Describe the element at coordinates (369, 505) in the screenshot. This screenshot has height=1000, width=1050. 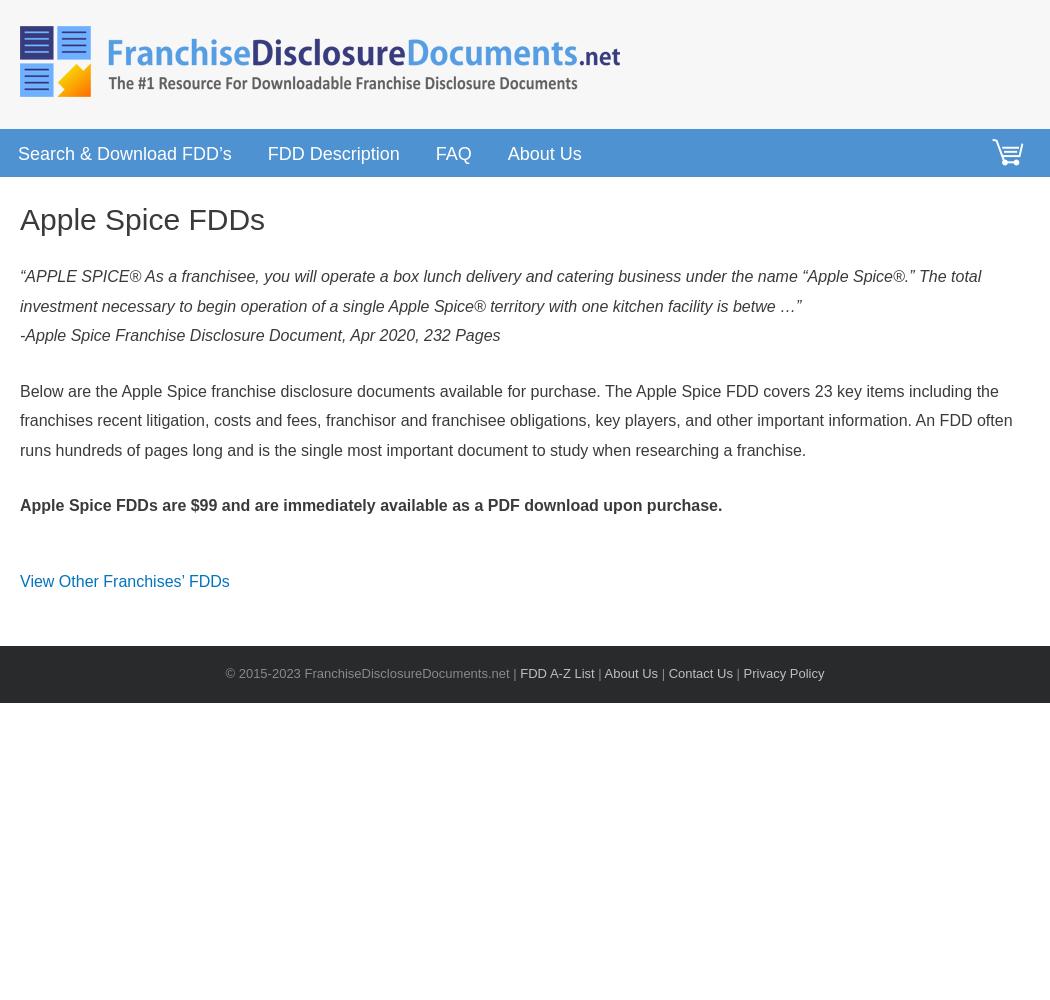
I see `'Apple Spice FDDs are $99 and are immediately available as a PDF download upon purchase.'` at that location.